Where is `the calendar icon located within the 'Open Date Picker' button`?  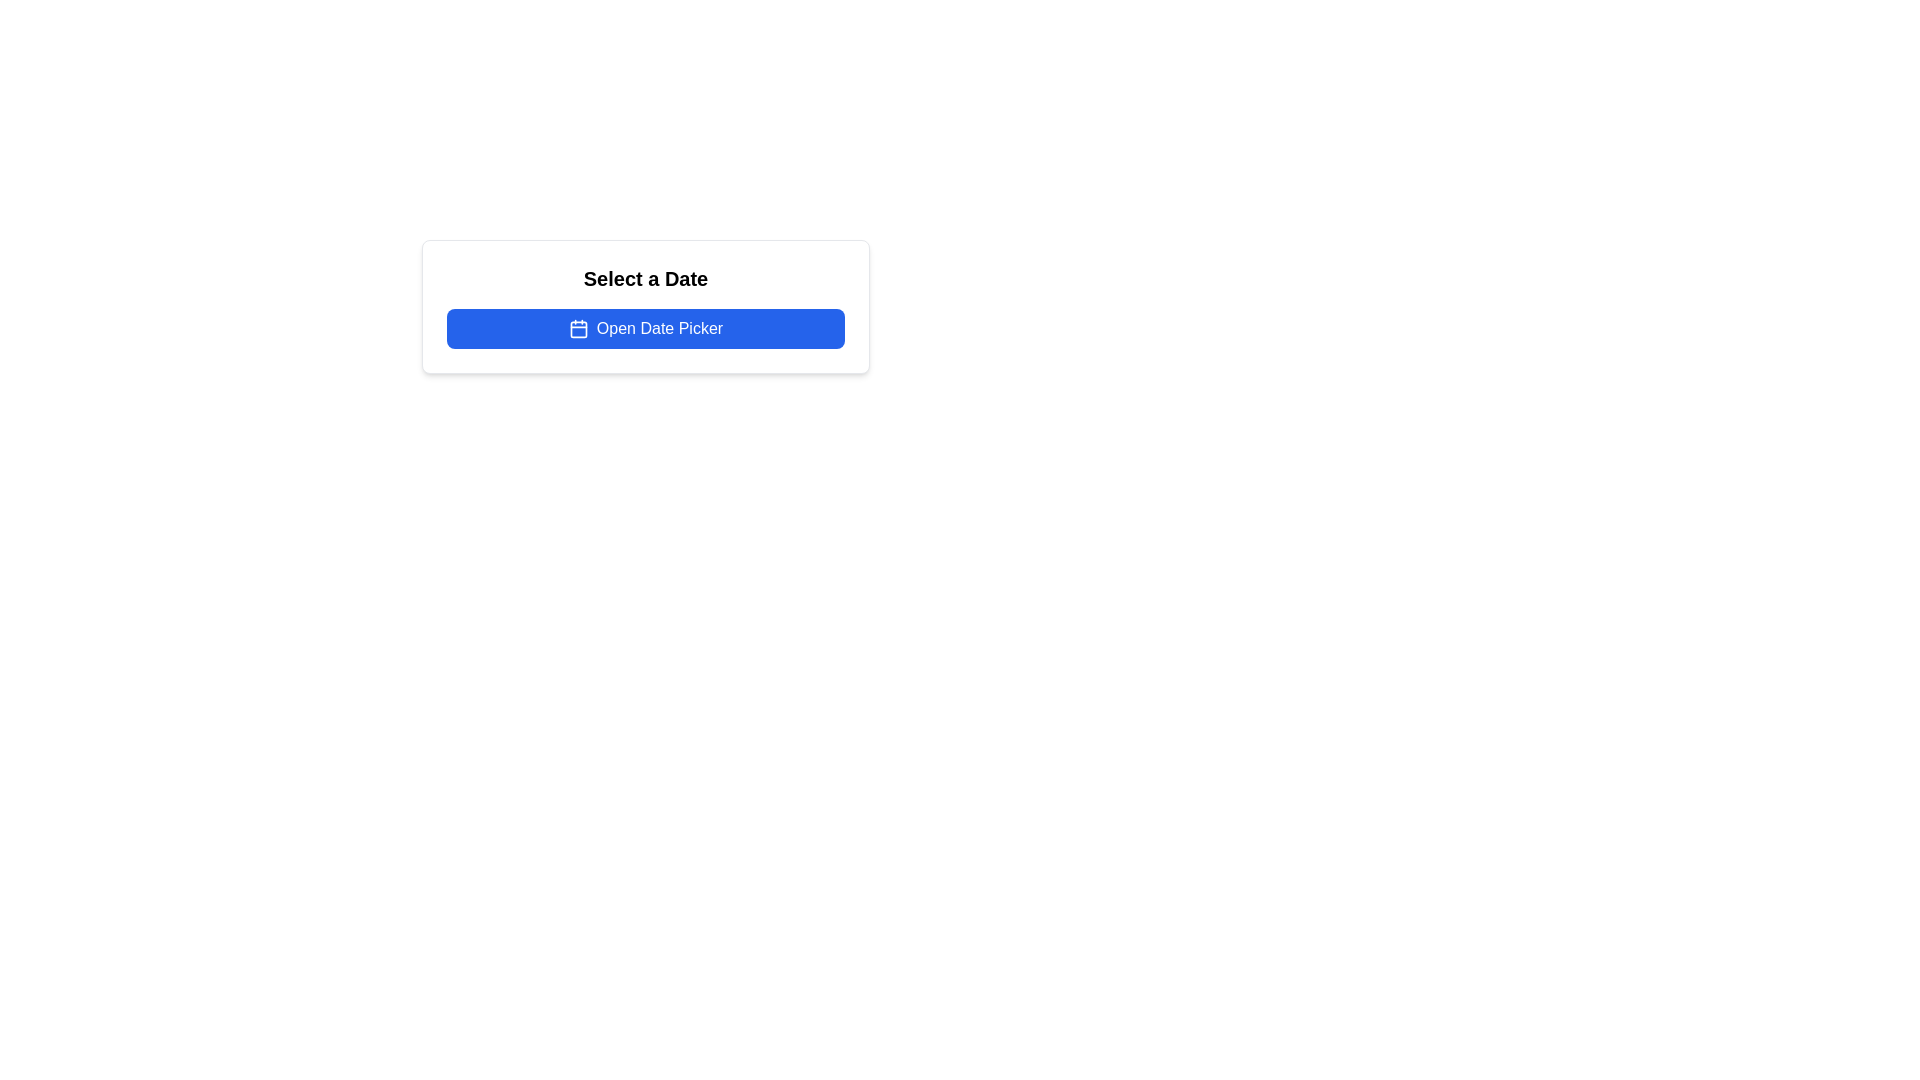 the calendar icon located within the 'Open Date Picker' button is located at coordinates (577, 327).